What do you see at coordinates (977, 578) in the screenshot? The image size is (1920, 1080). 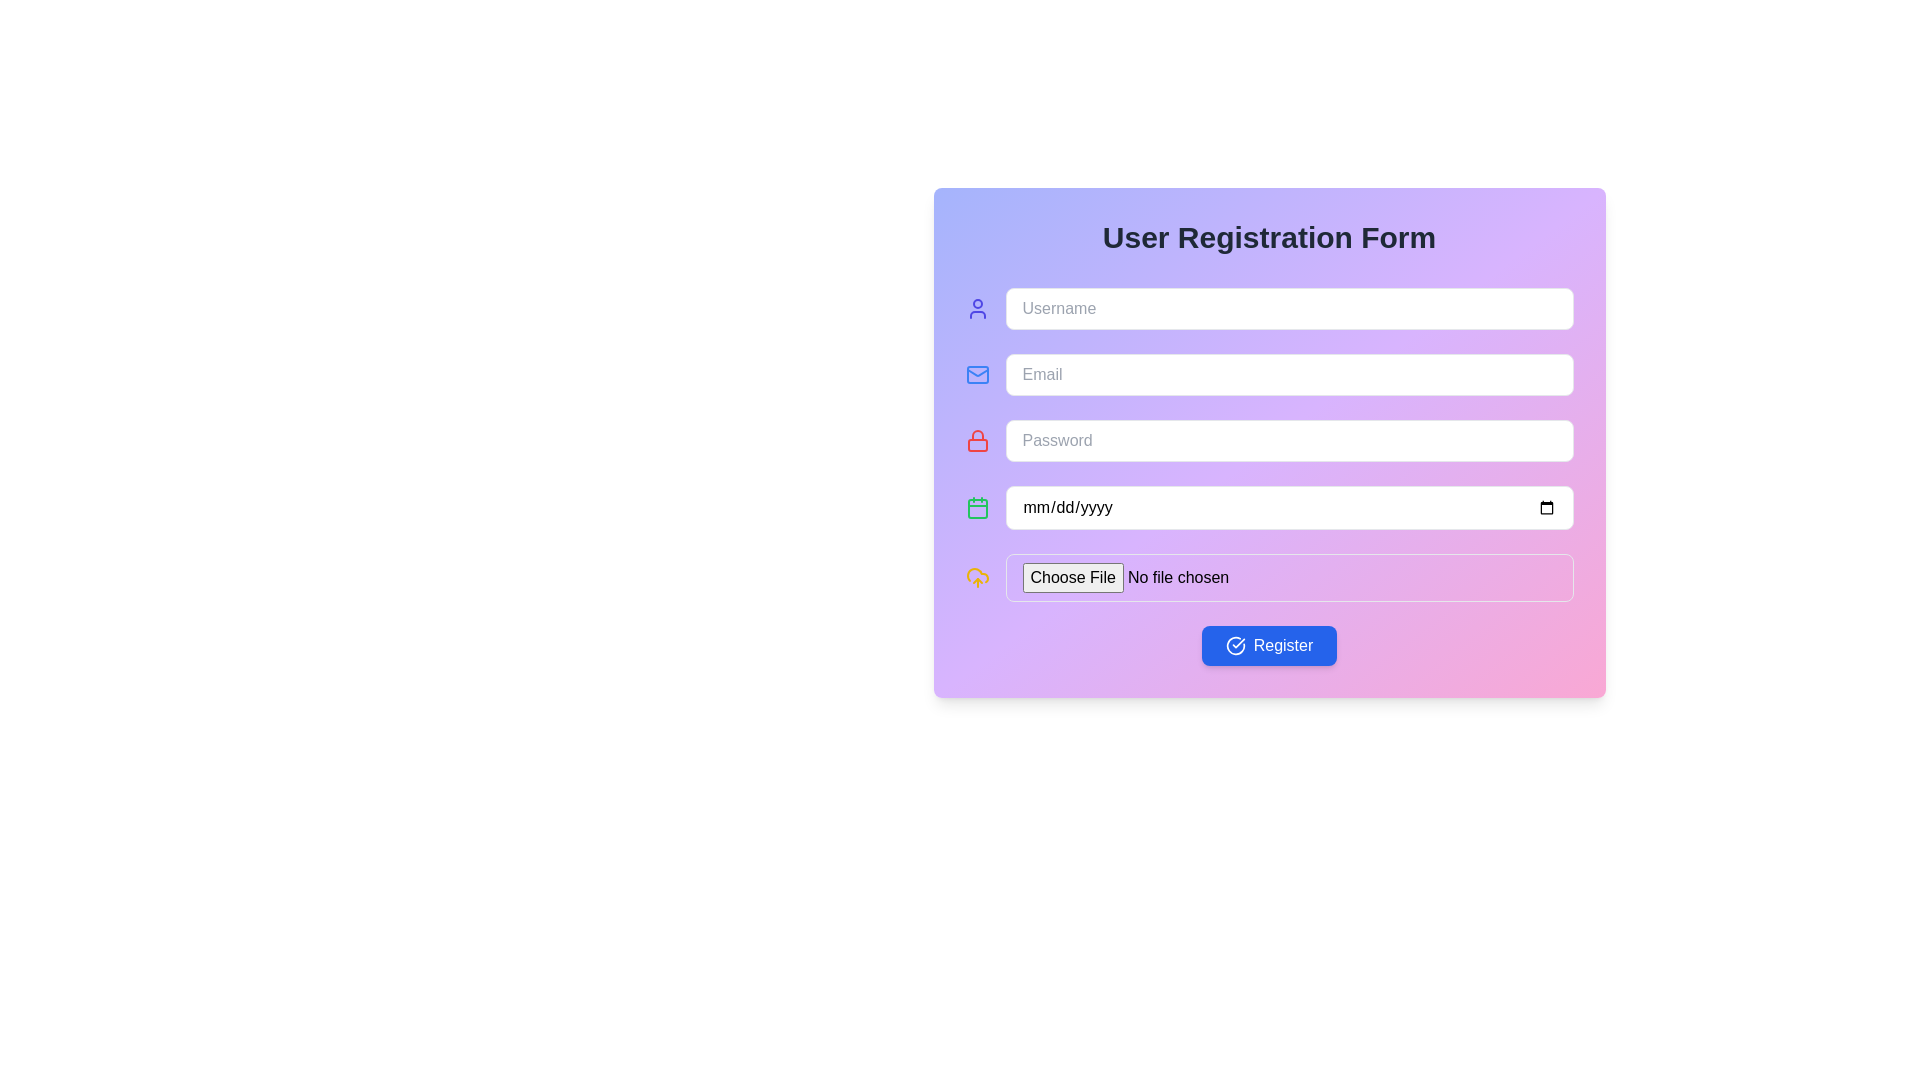 I see `the yellow cloud upload icon, which features a circular cloud outline and an upward-facing arrow, located on the leftmost side of the file selection area adjacent to the 'Choose File' input field` at bounding box center [977, 578].